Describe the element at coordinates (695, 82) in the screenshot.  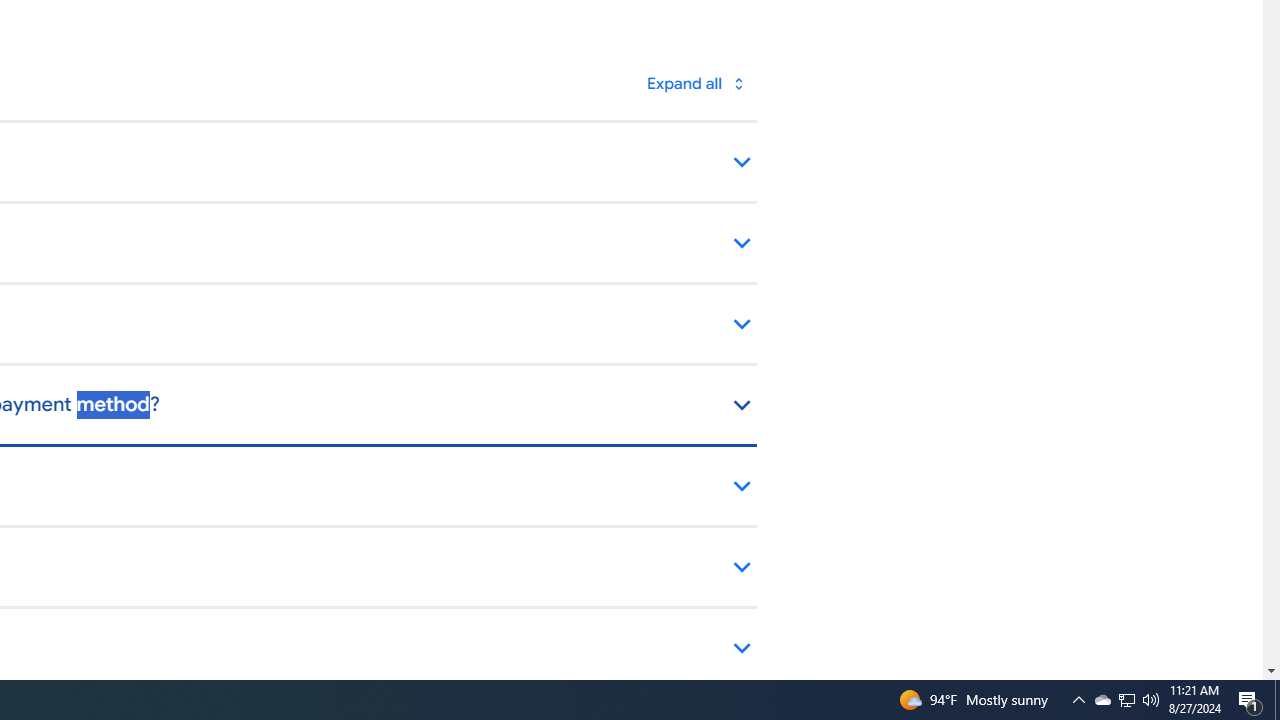
I see `'Toggle all'` at that location.